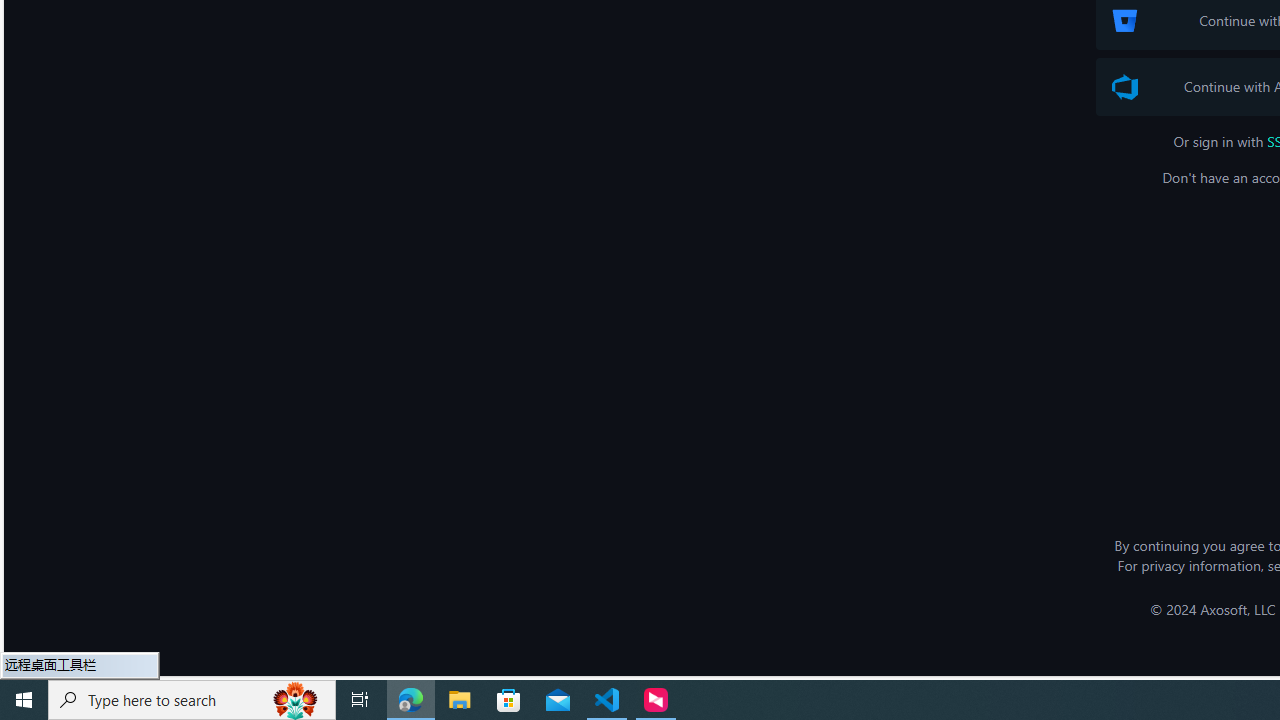  I want to click on 'Azure DevOps Logo', so click(1125, 86).